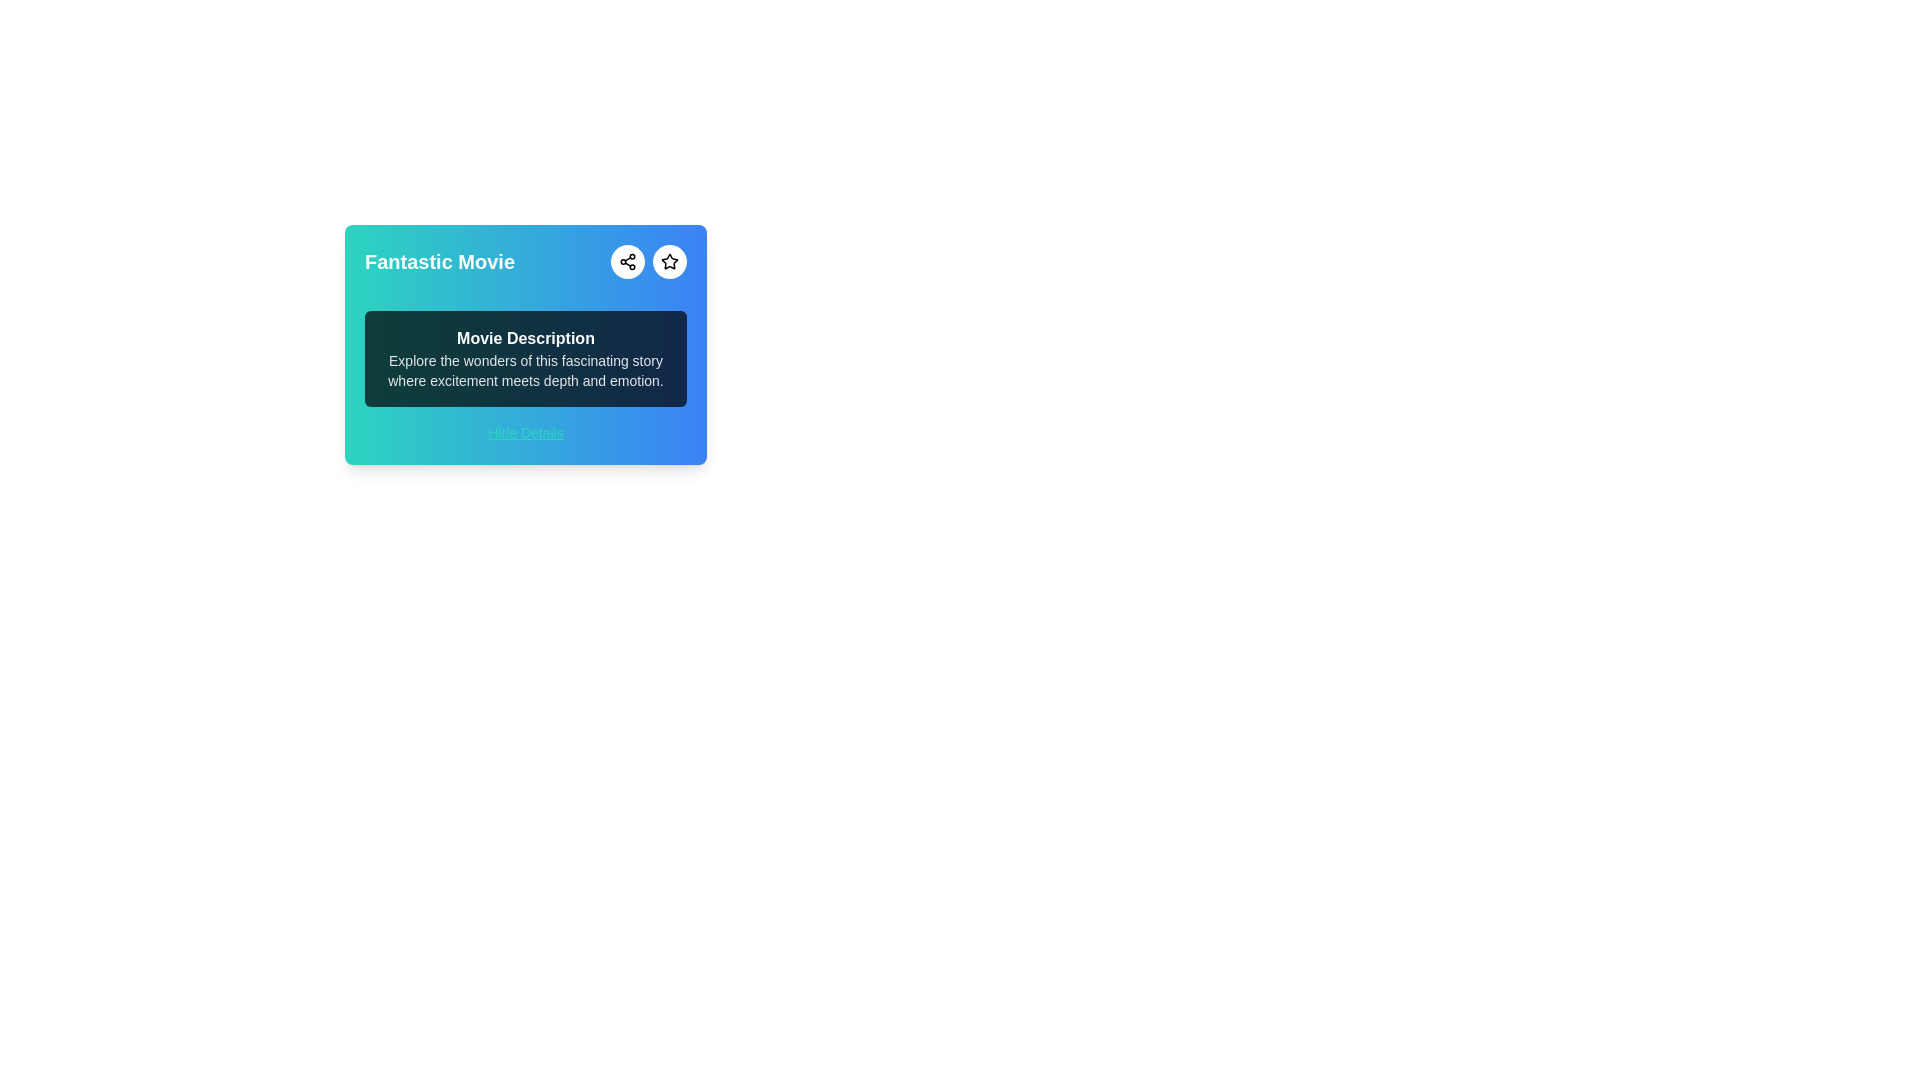 The height and width of the screenshot is (1080, 1920). What do you see at coordinates (627, 261) in the screenshot?
I see `the 'Share' icon located at the top-right corner of the card to initiate a share action` at bounding box center [627, 261].